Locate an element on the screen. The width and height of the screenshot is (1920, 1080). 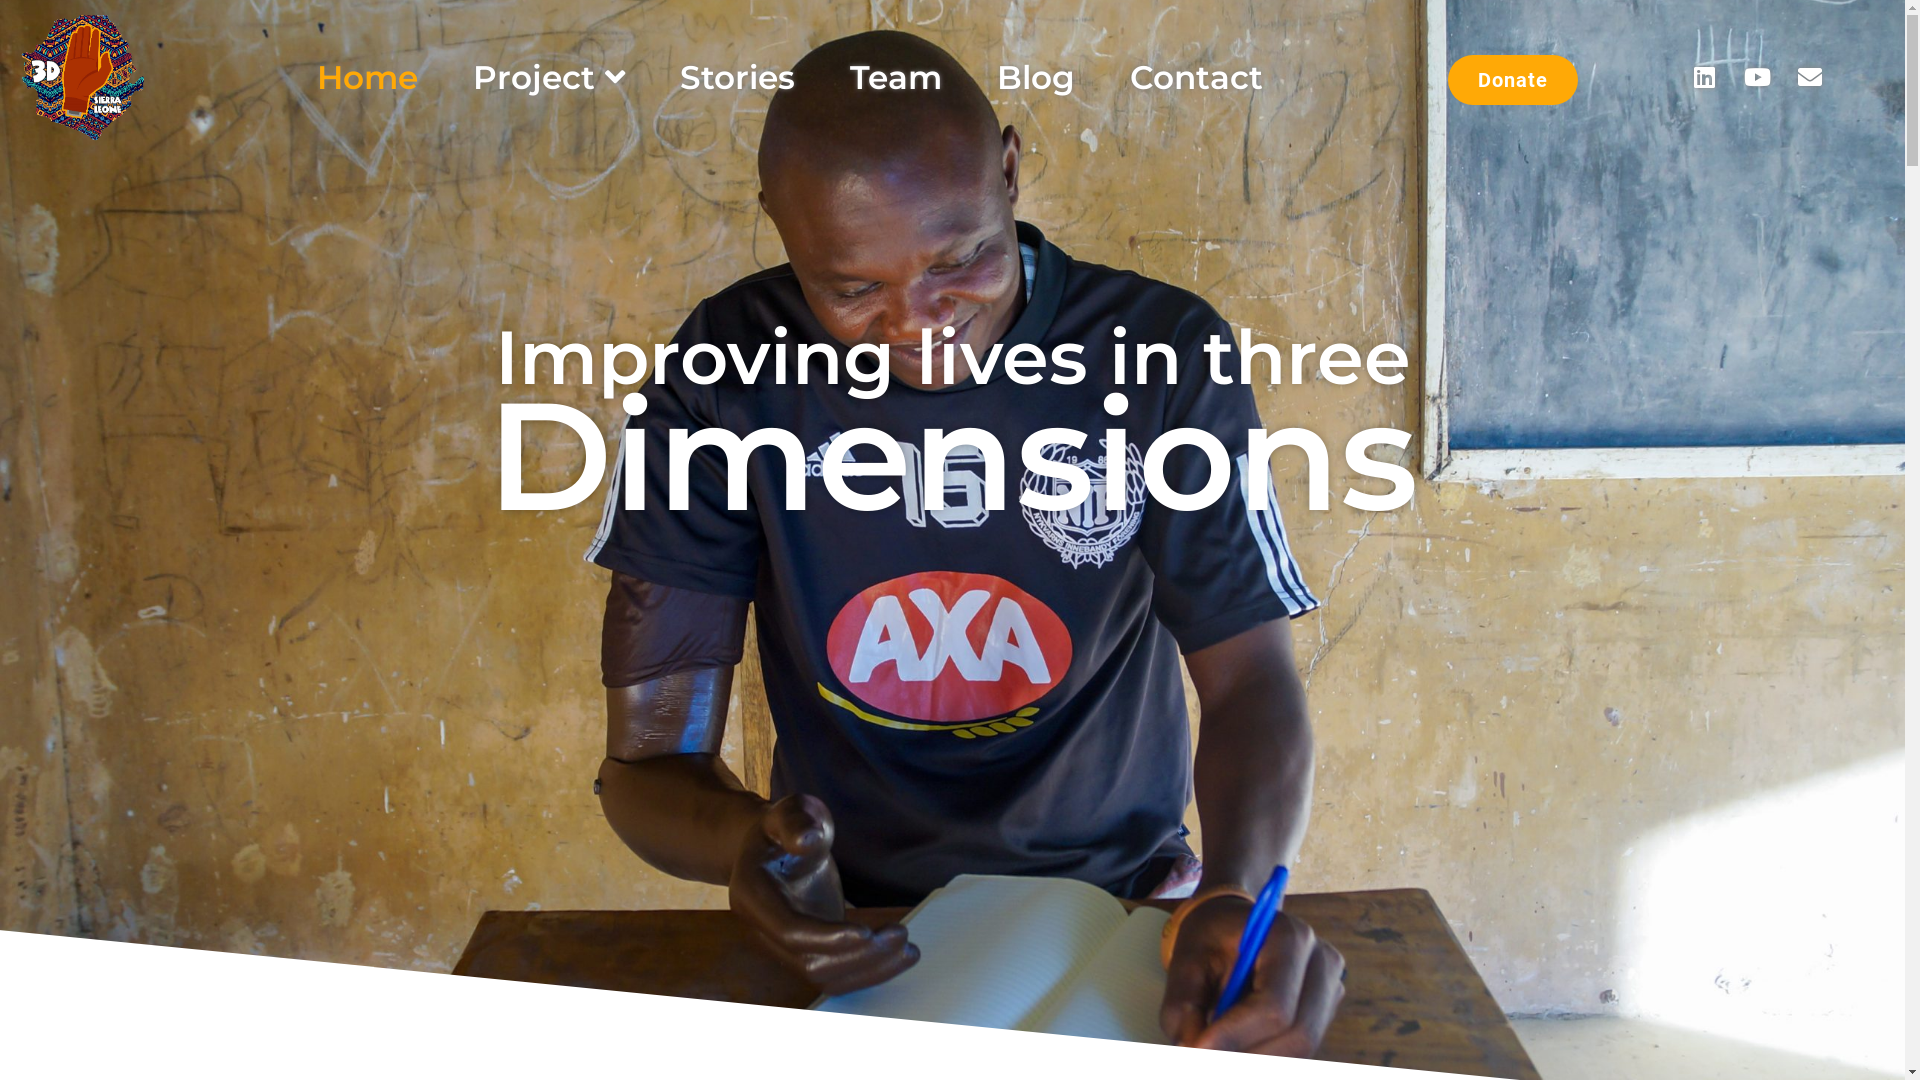
'Blog' is located at coordinates (1036, 76).